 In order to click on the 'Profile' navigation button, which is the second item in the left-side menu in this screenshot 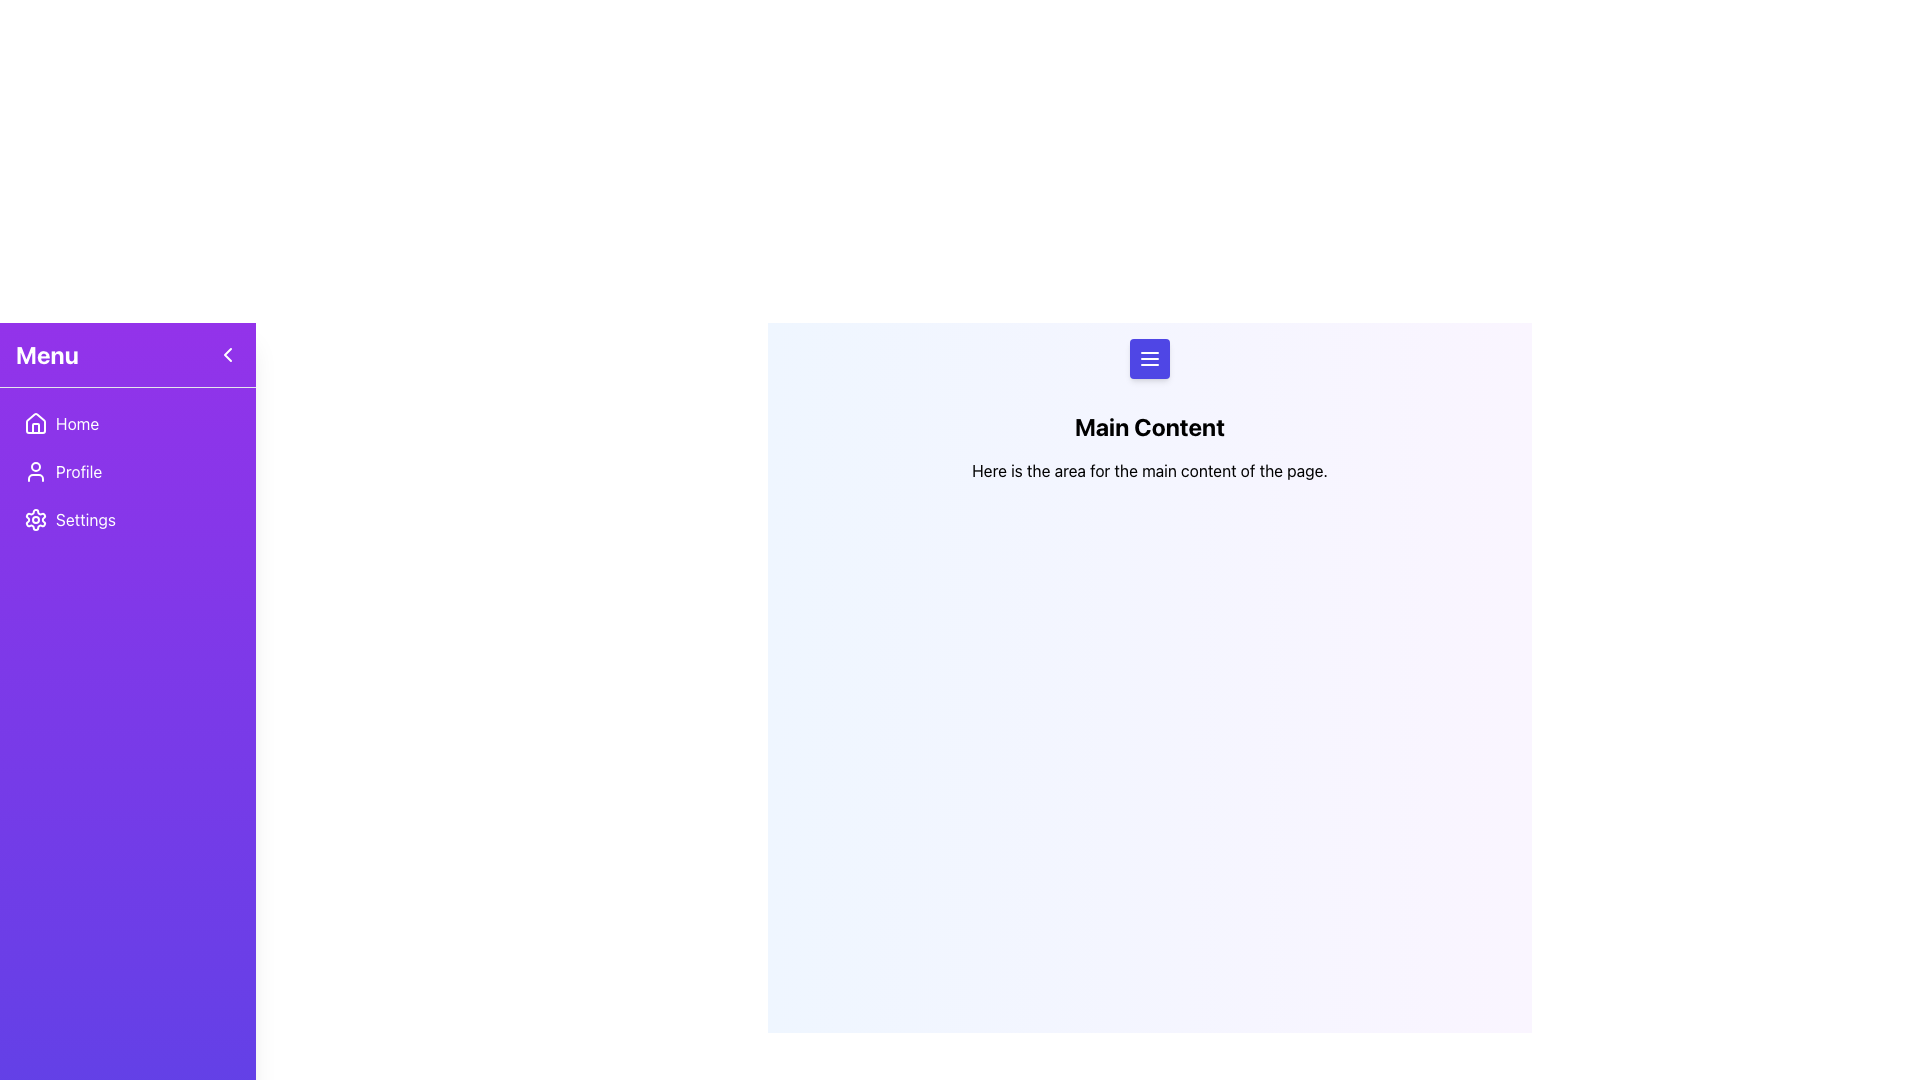, I will do `click(127, 471)`.